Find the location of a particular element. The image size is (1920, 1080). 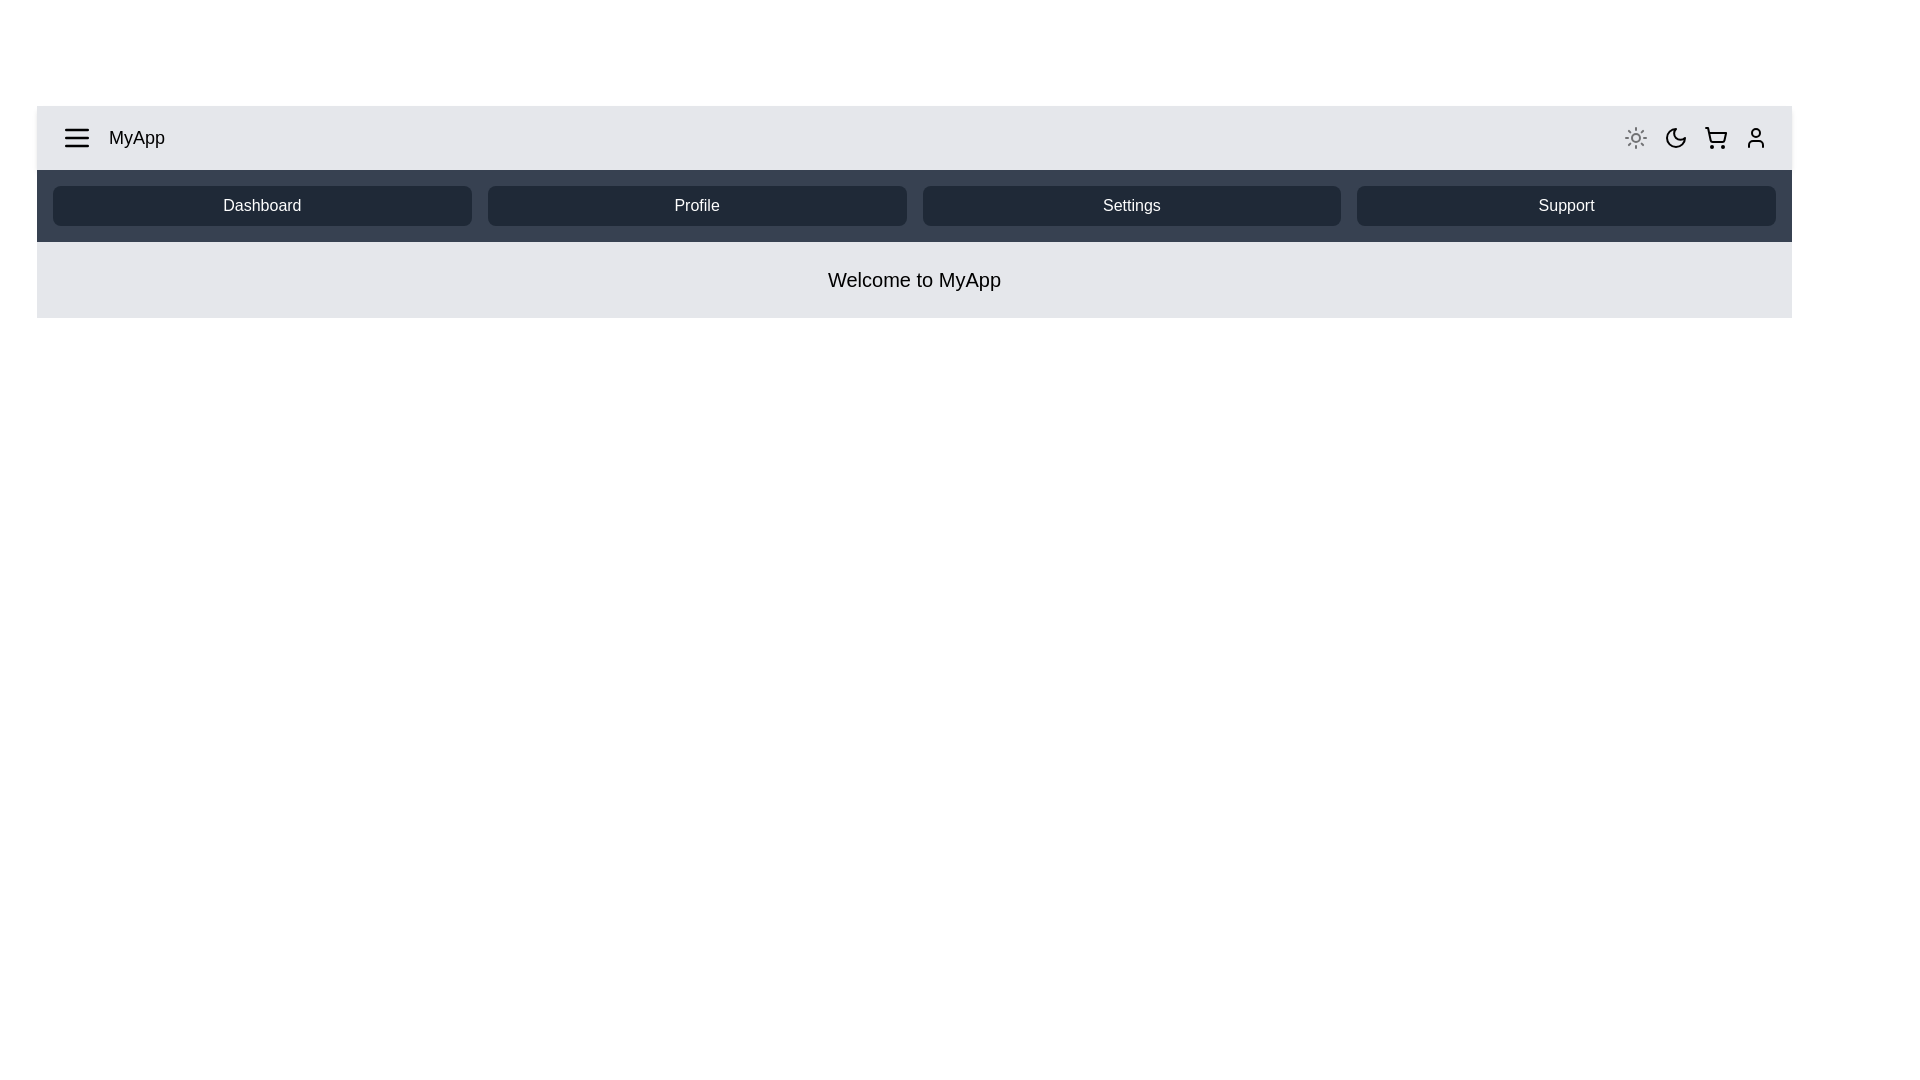

the menu icon to toggle the menu visibility is located at coordinates (76, 137).